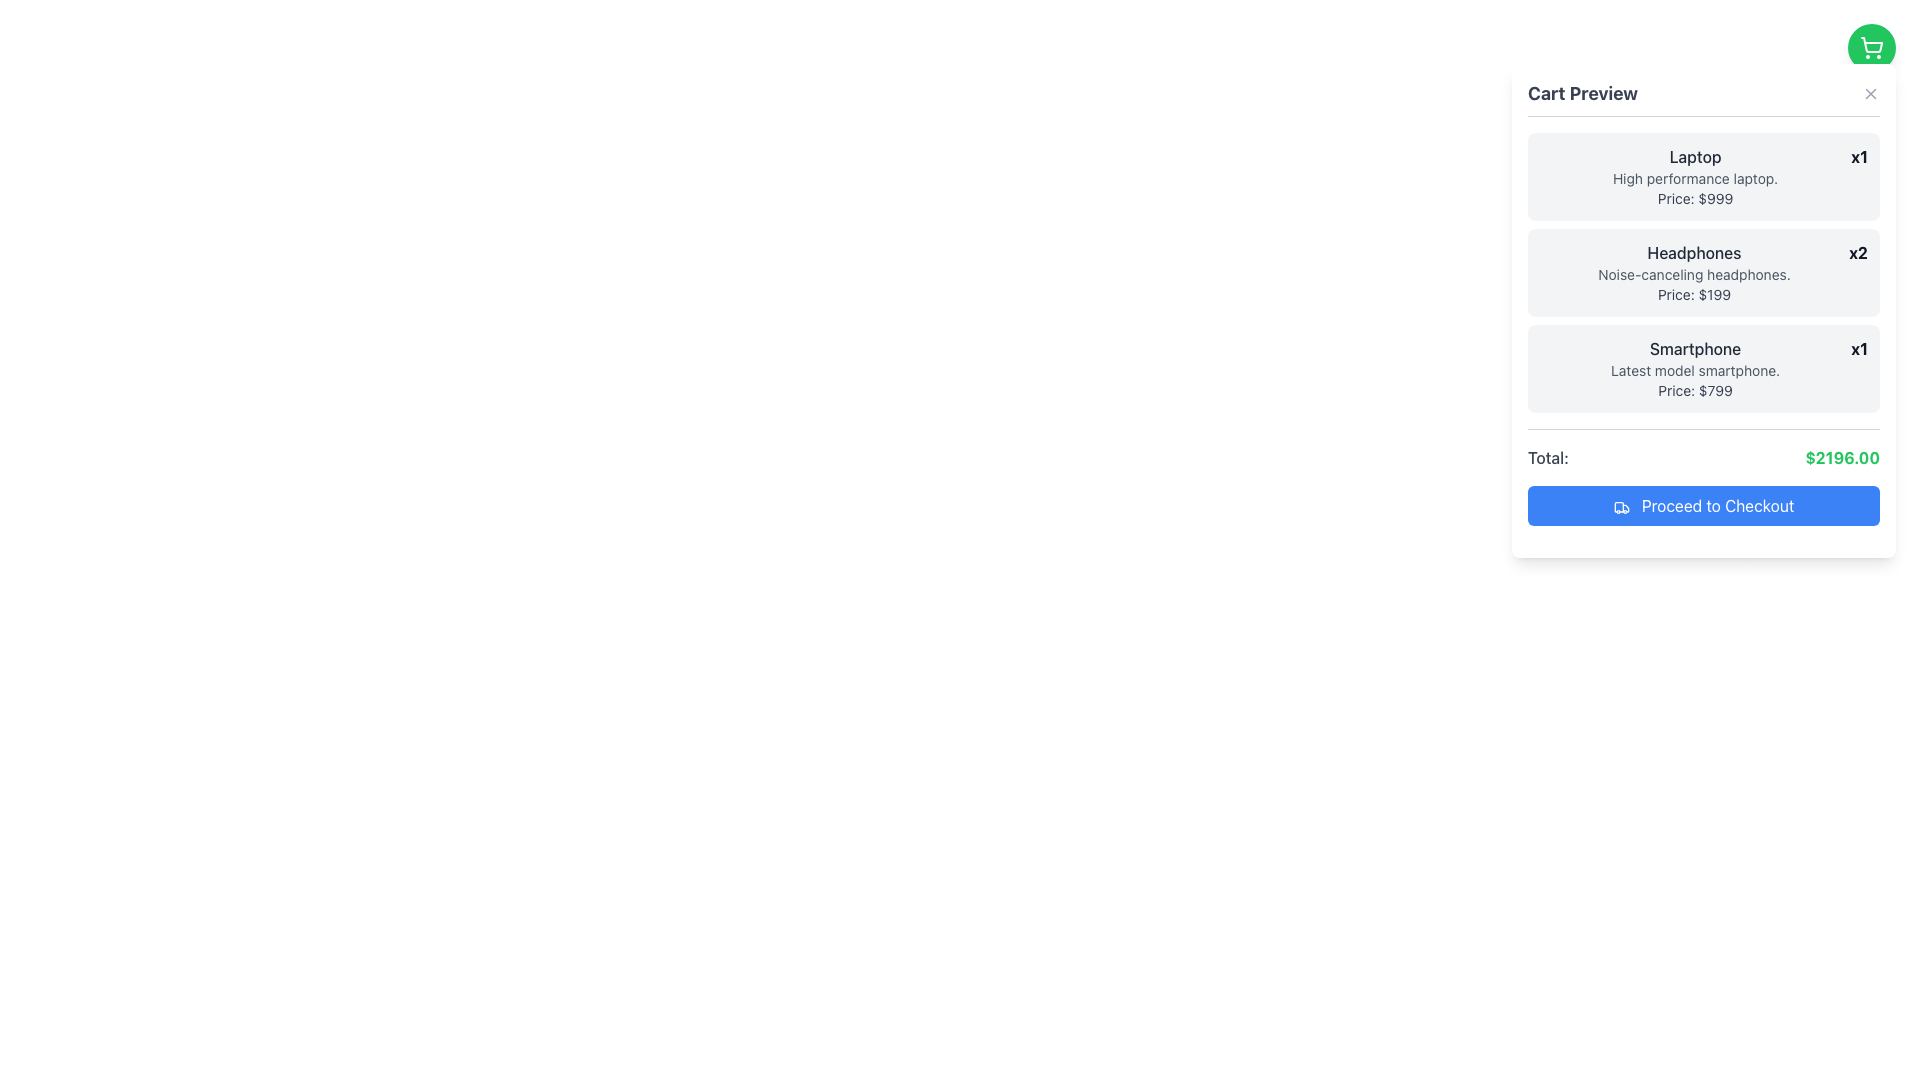  I want to click on the 'Headphones' text label in the cart preview, so click(1693, 252).